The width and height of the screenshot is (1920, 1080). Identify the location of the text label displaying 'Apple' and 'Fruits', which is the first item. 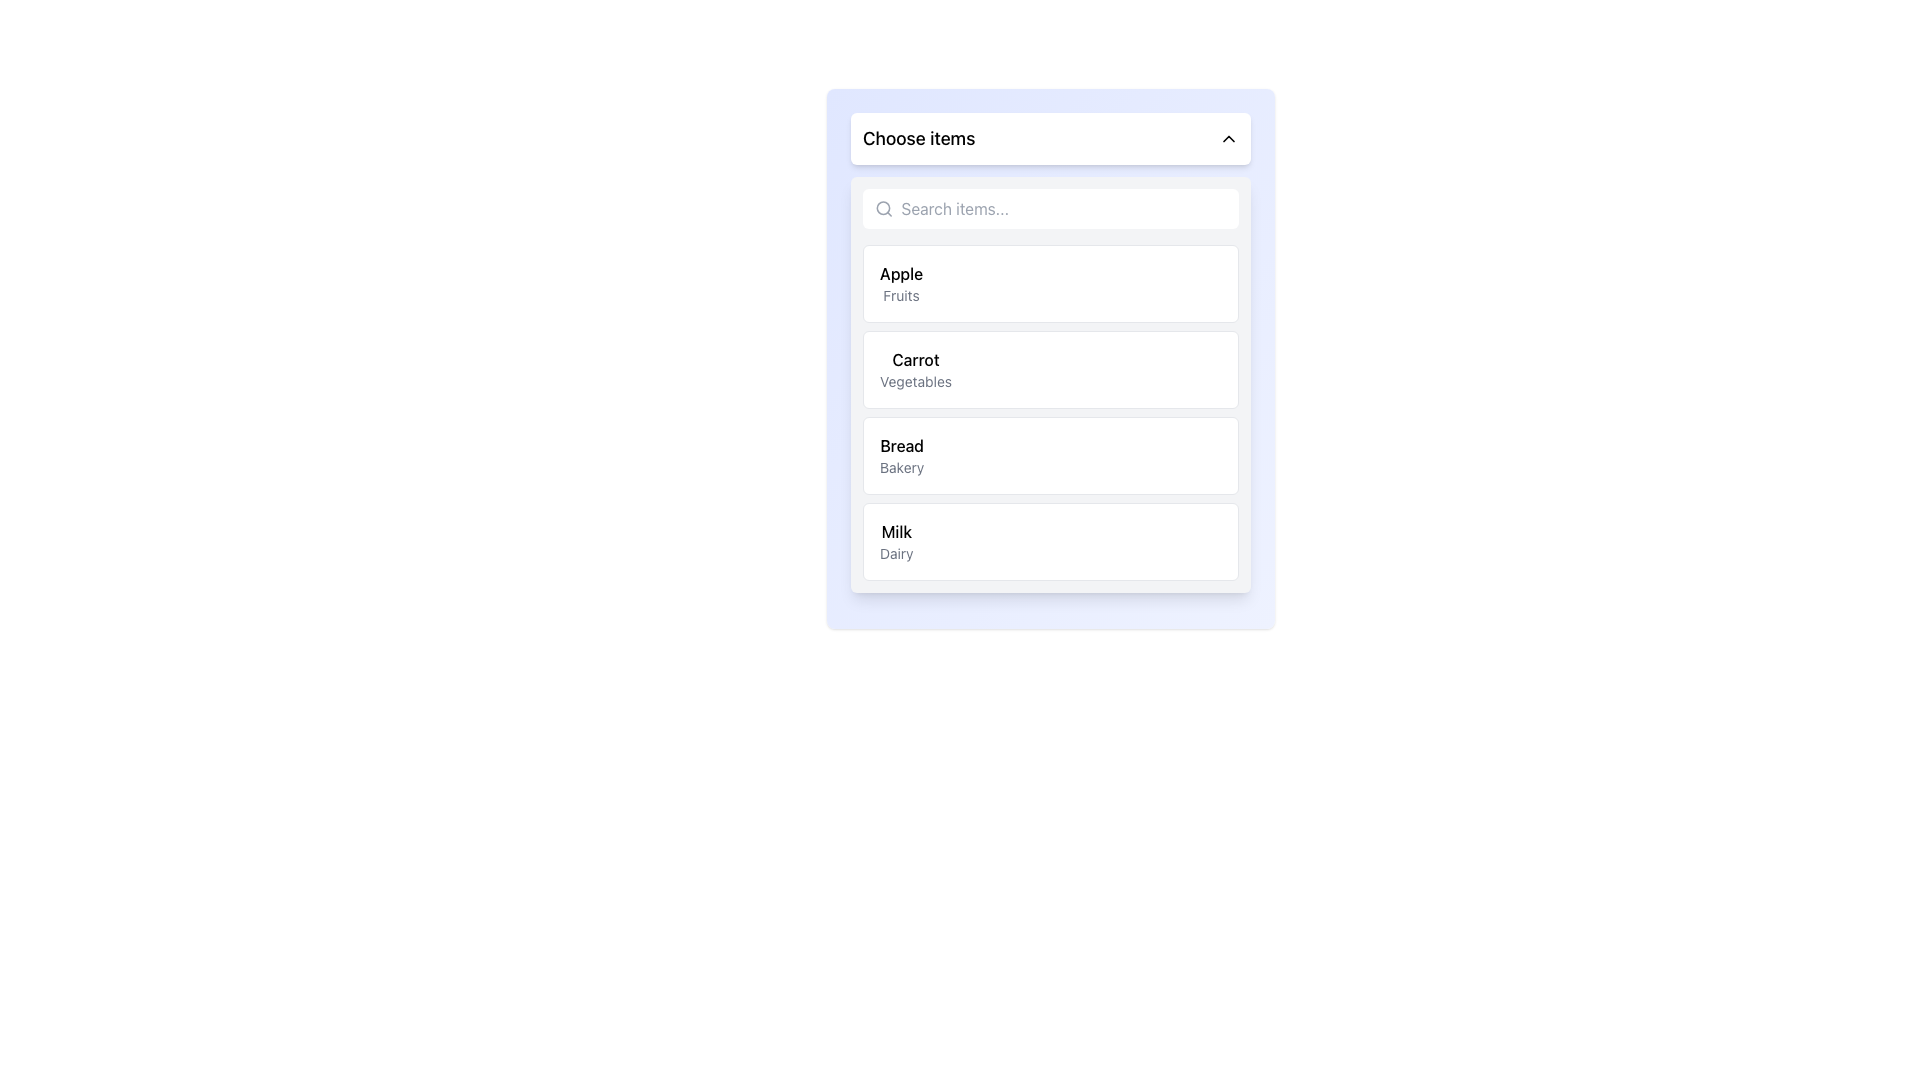
(900, 284).